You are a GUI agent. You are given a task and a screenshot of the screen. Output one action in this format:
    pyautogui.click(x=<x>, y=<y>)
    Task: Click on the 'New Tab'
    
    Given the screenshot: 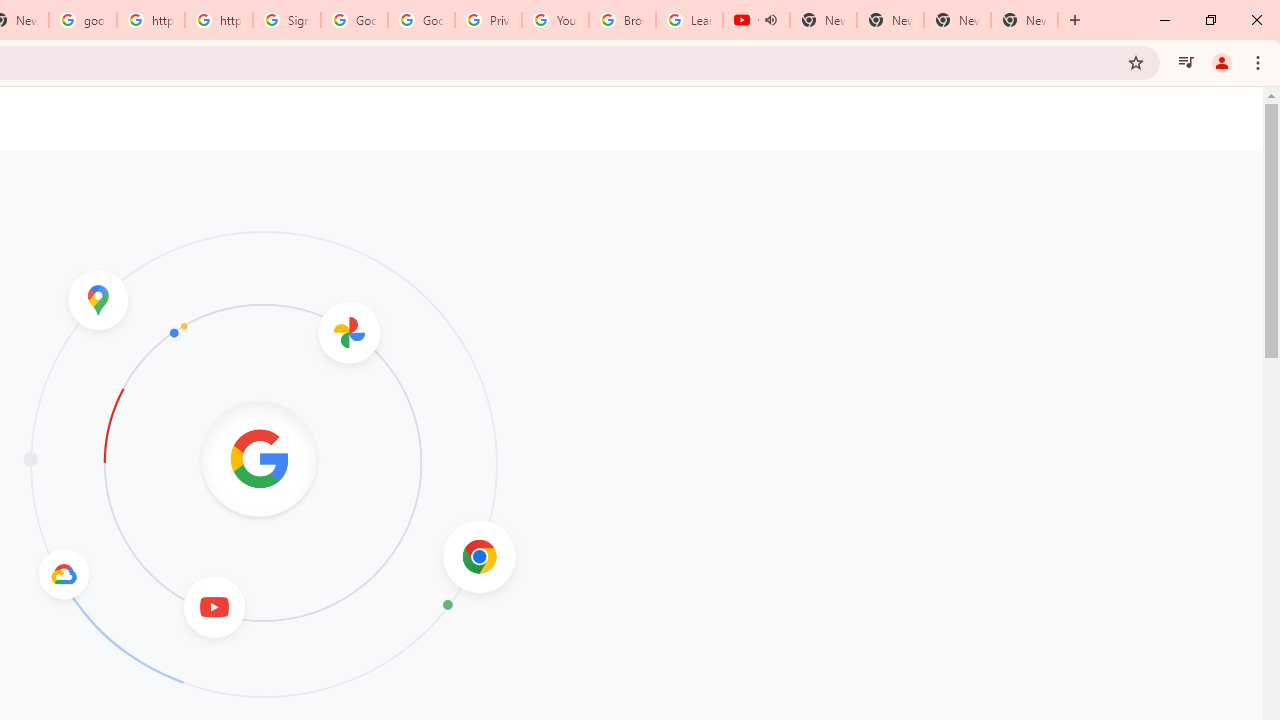 What is the action you would take?
    pyautogui.click(x=1024, y=20)
    